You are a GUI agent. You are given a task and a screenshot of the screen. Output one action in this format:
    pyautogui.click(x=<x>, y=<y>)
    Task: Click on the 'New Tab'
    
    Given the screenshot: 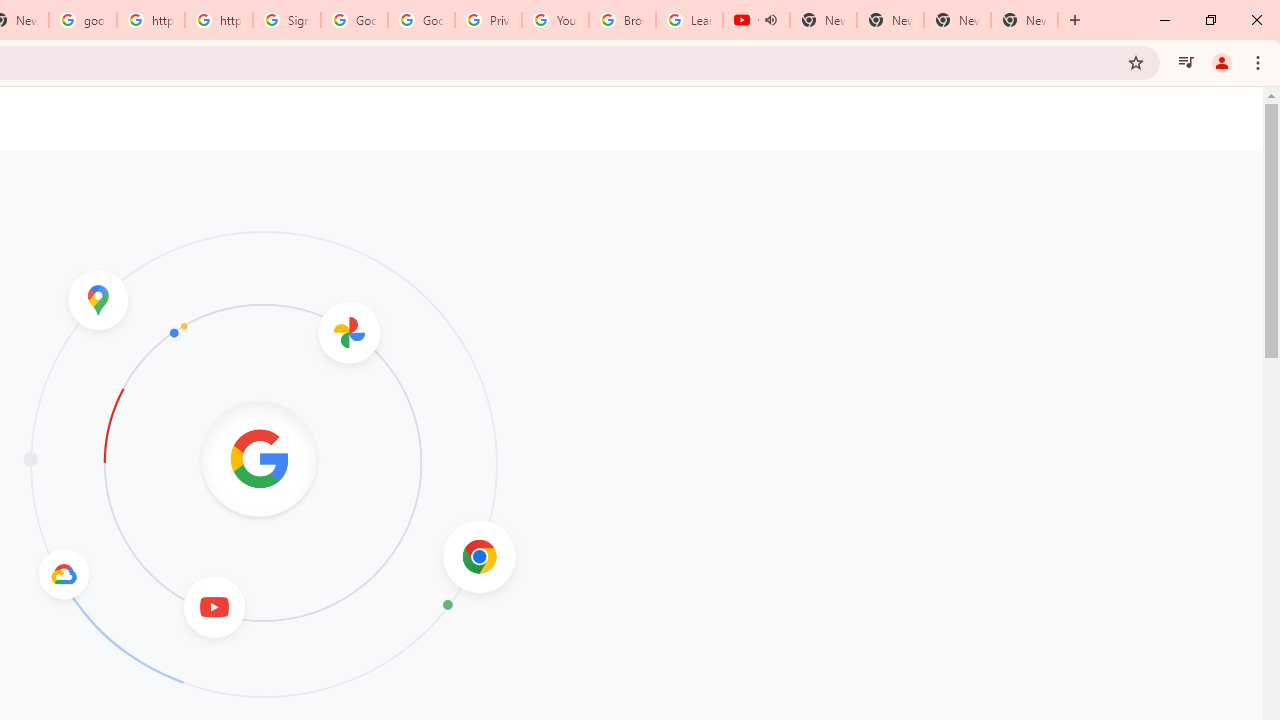 What is the action you would take?
    pyautogui.click(x=1024, y=20)
    